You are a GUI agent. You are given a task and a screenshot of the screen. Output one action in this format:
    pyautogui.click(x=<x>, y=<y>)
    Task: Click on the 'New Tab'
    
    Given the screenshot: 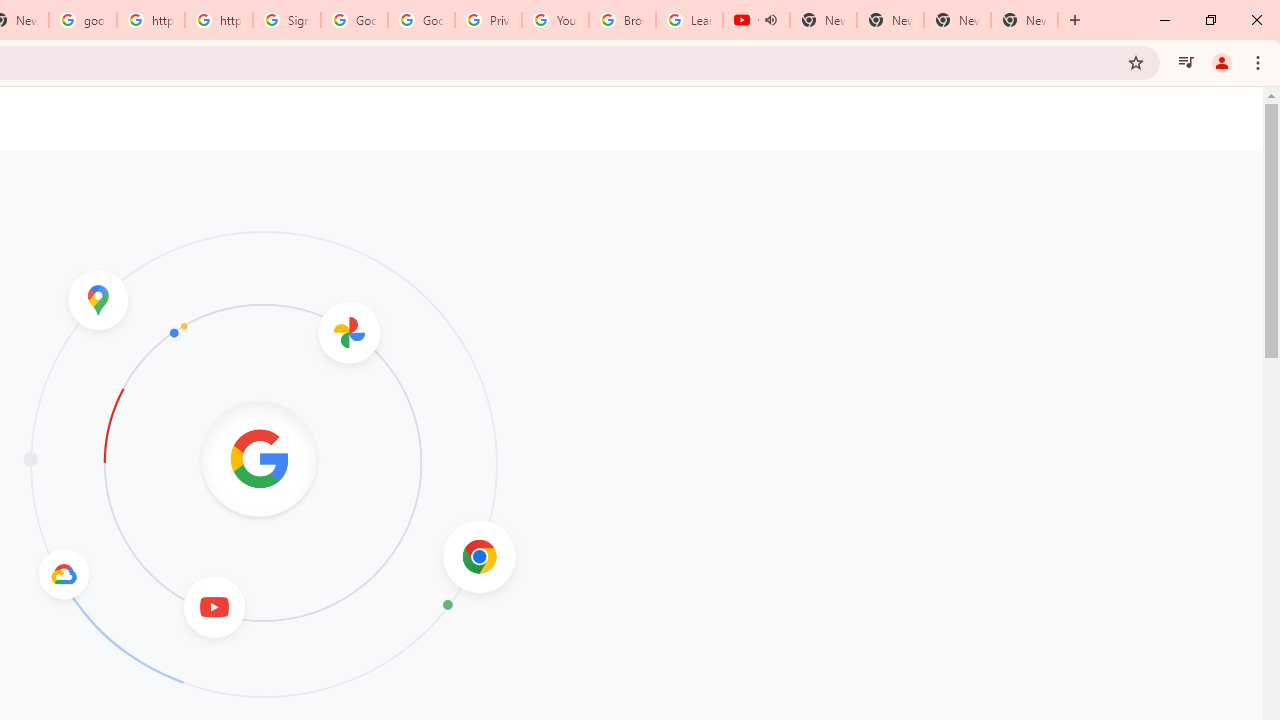 What is the action you would take?
    pyautogui.click(x=1024, y=20)
    